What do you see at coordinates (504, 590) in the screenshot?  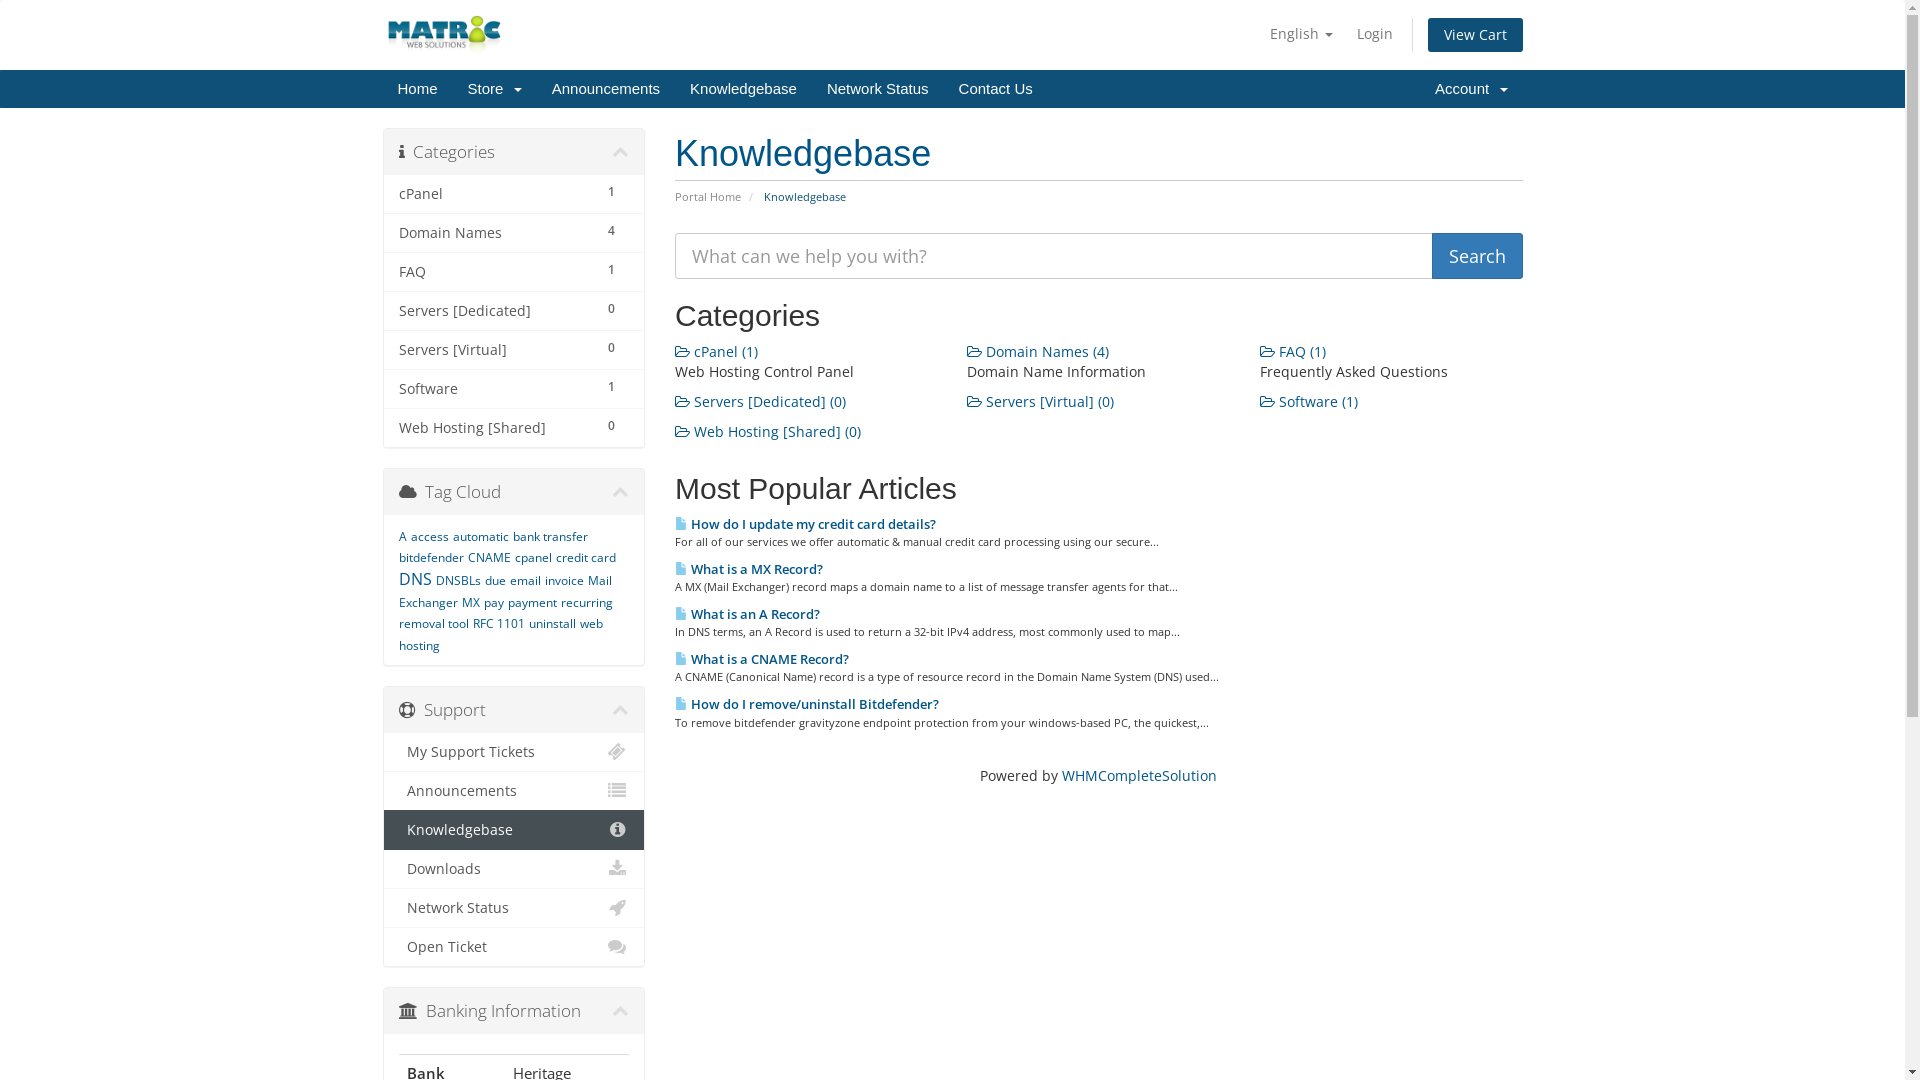 I see `'Mail Exchanger'` at bounding box center [504, 590].